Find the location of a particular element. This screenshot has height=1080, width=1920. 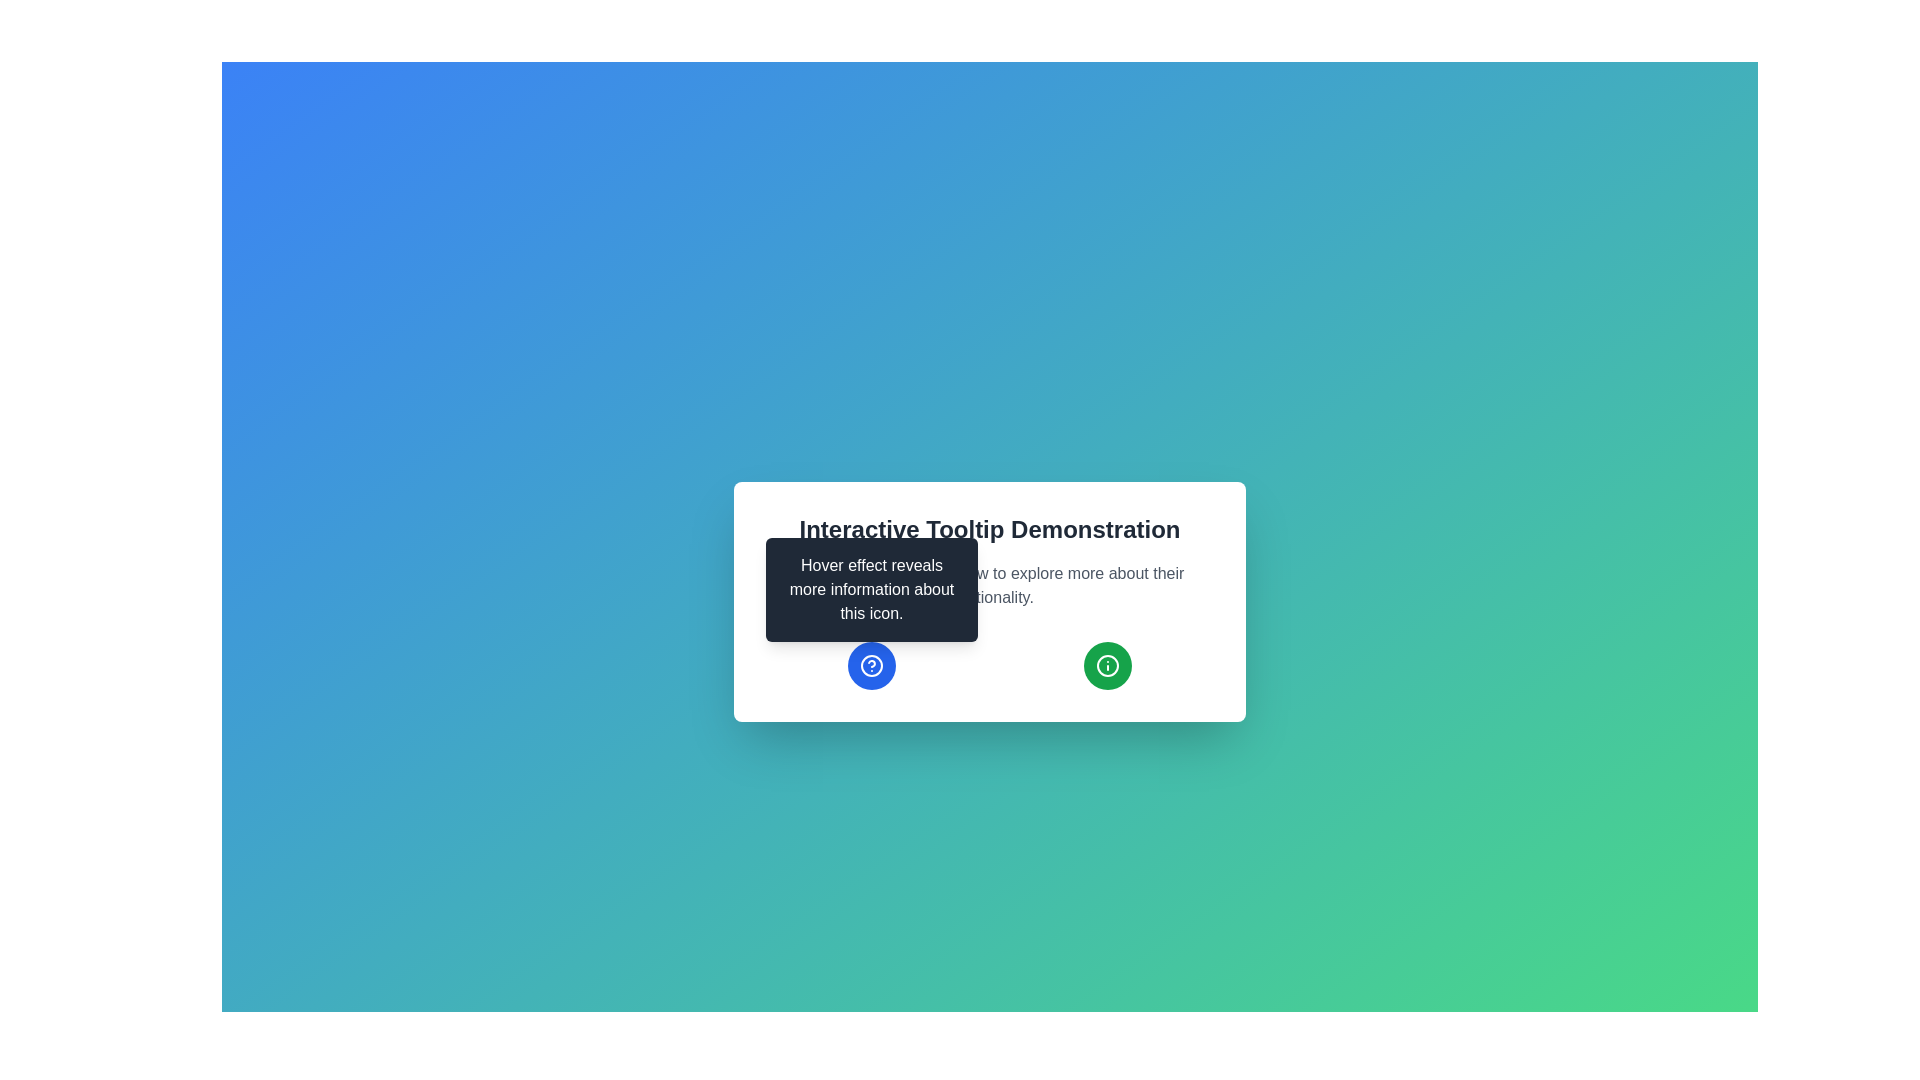

the circular button with a blue background and a white question mark symbol, located near the center at the bottom of the informative card or panel is located at coordinates (872, 666).